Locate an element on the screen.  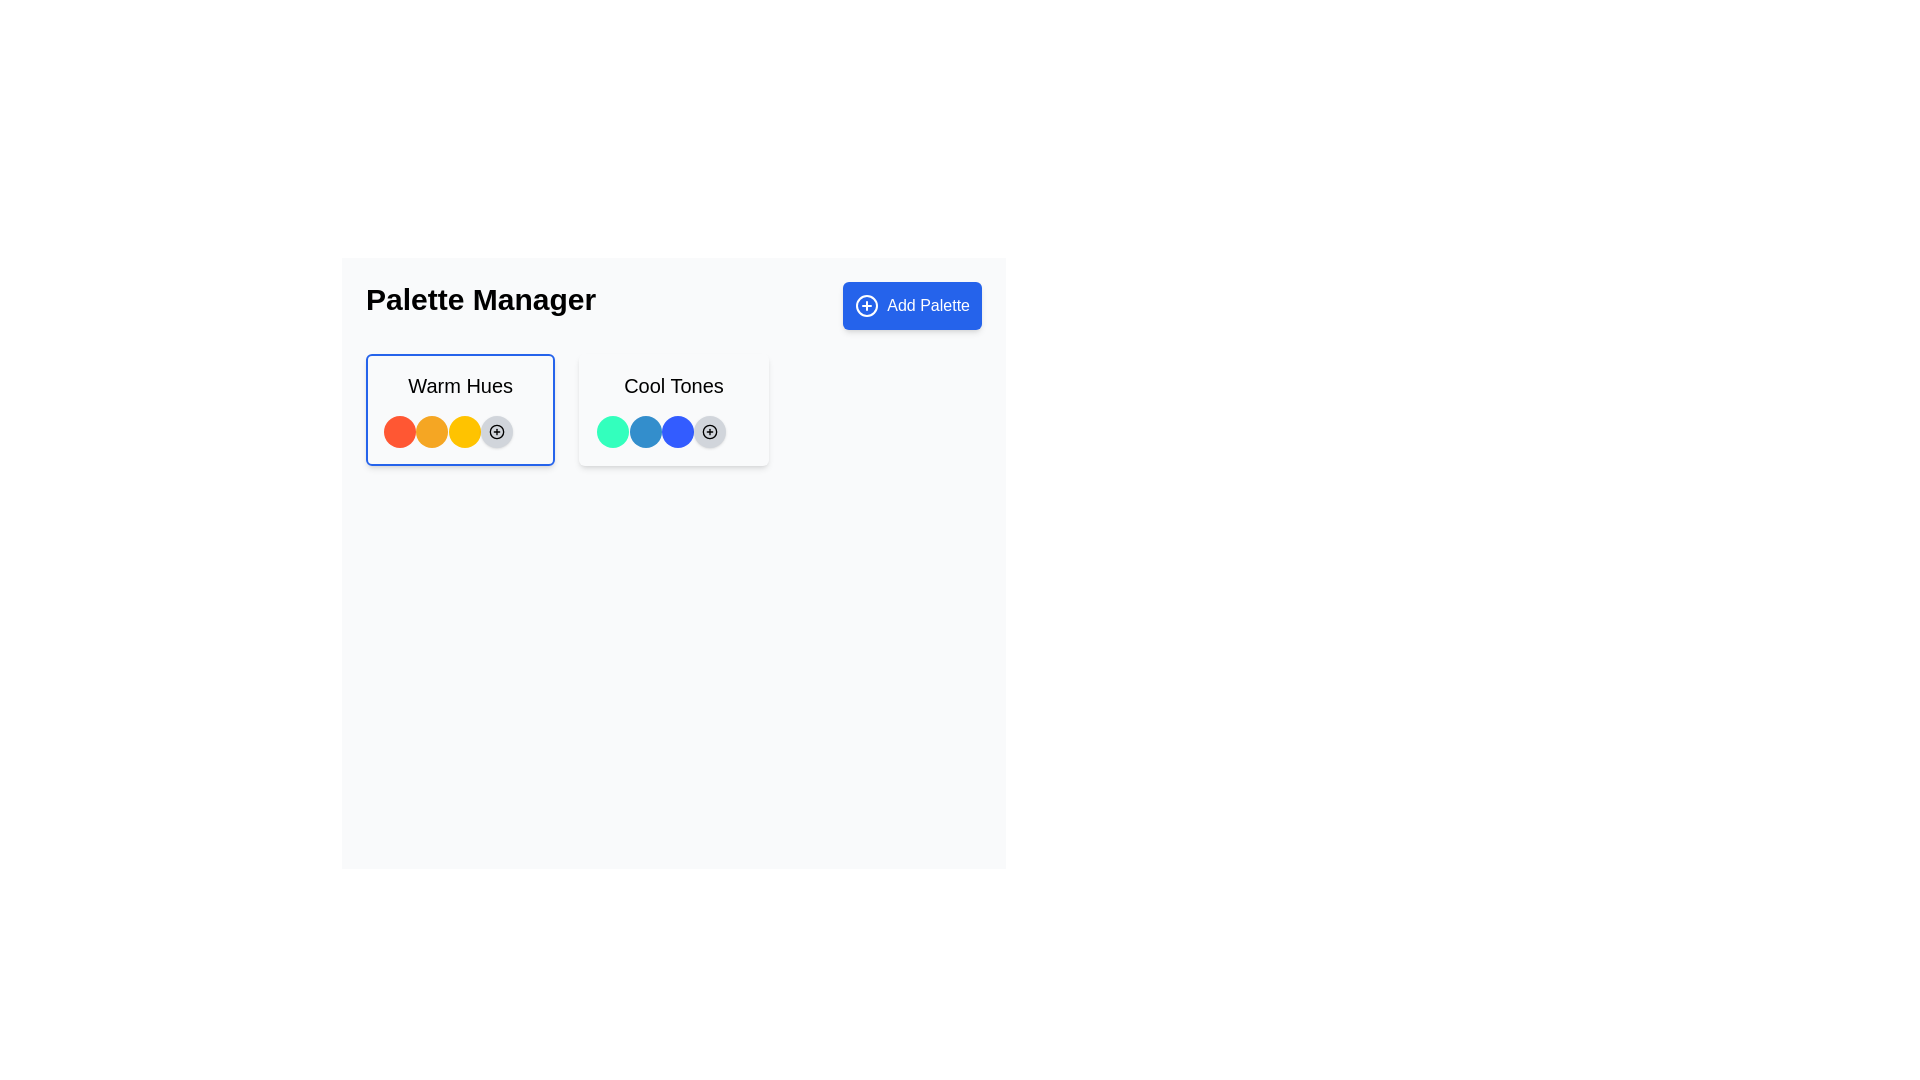
the circular button with a light gray background and a black border, located in the fourth position under the 'Warm Hues' section is located at coordinates (495, 431).